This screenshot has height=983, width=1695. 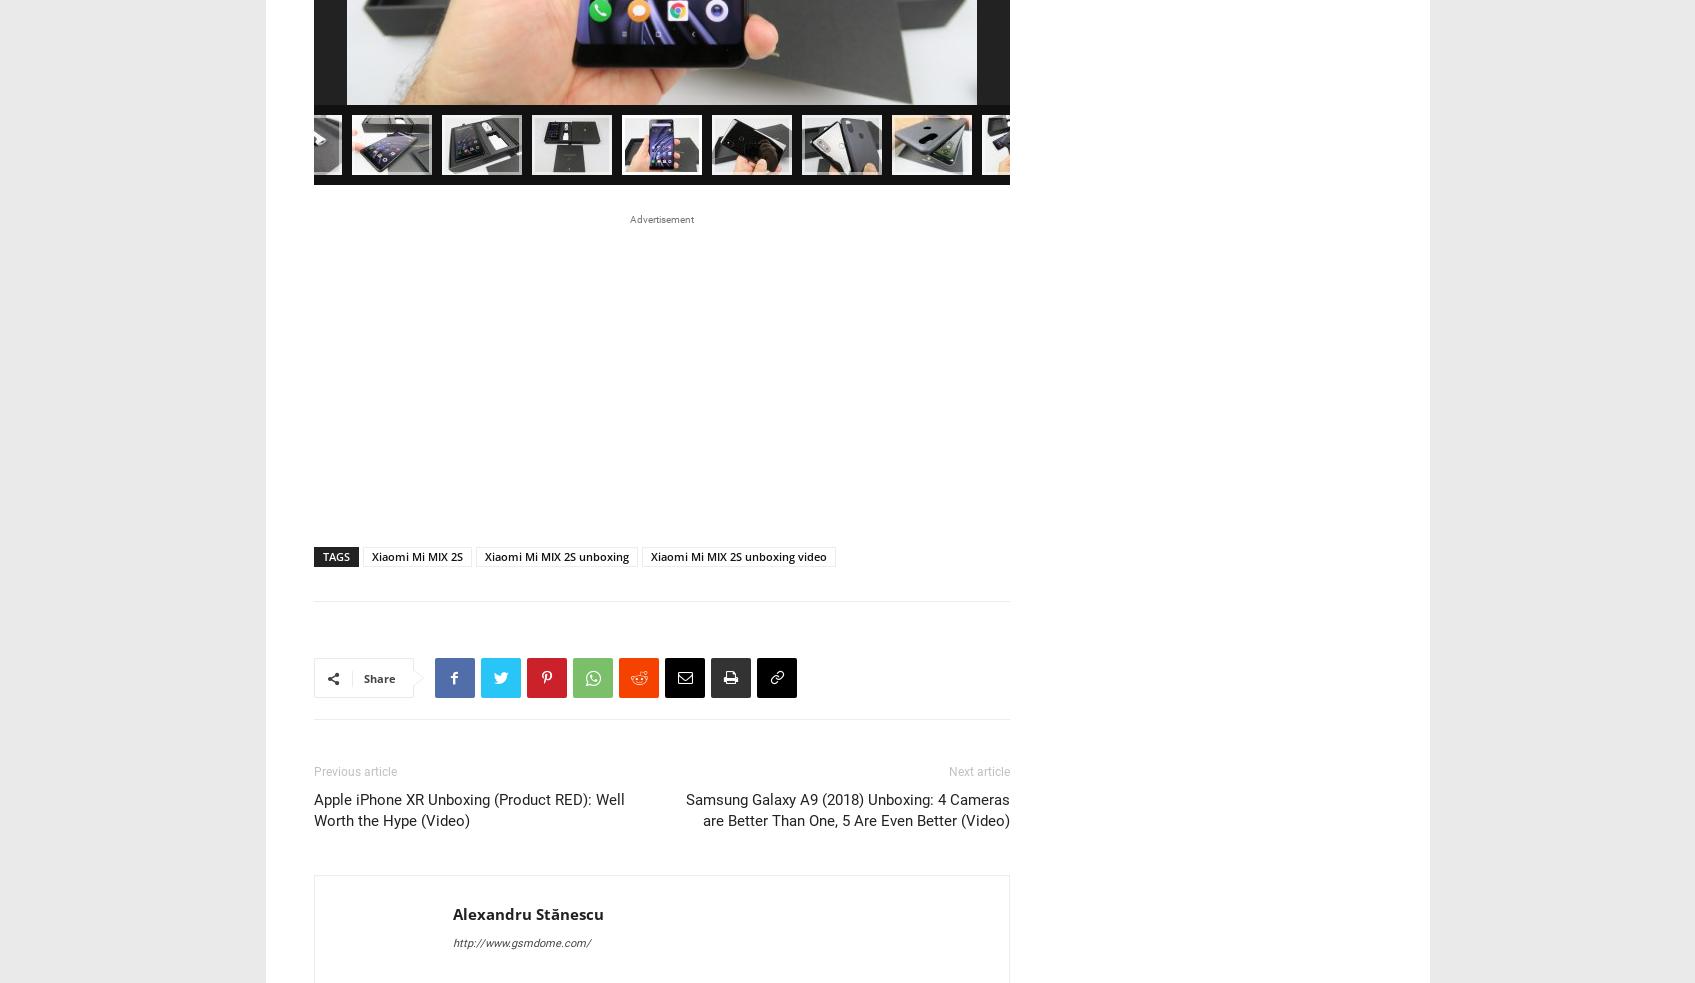 What do you see at coordinates (353, 497) in the screenshot?
I see `'Previous article'` at bounding box center [353, 497].